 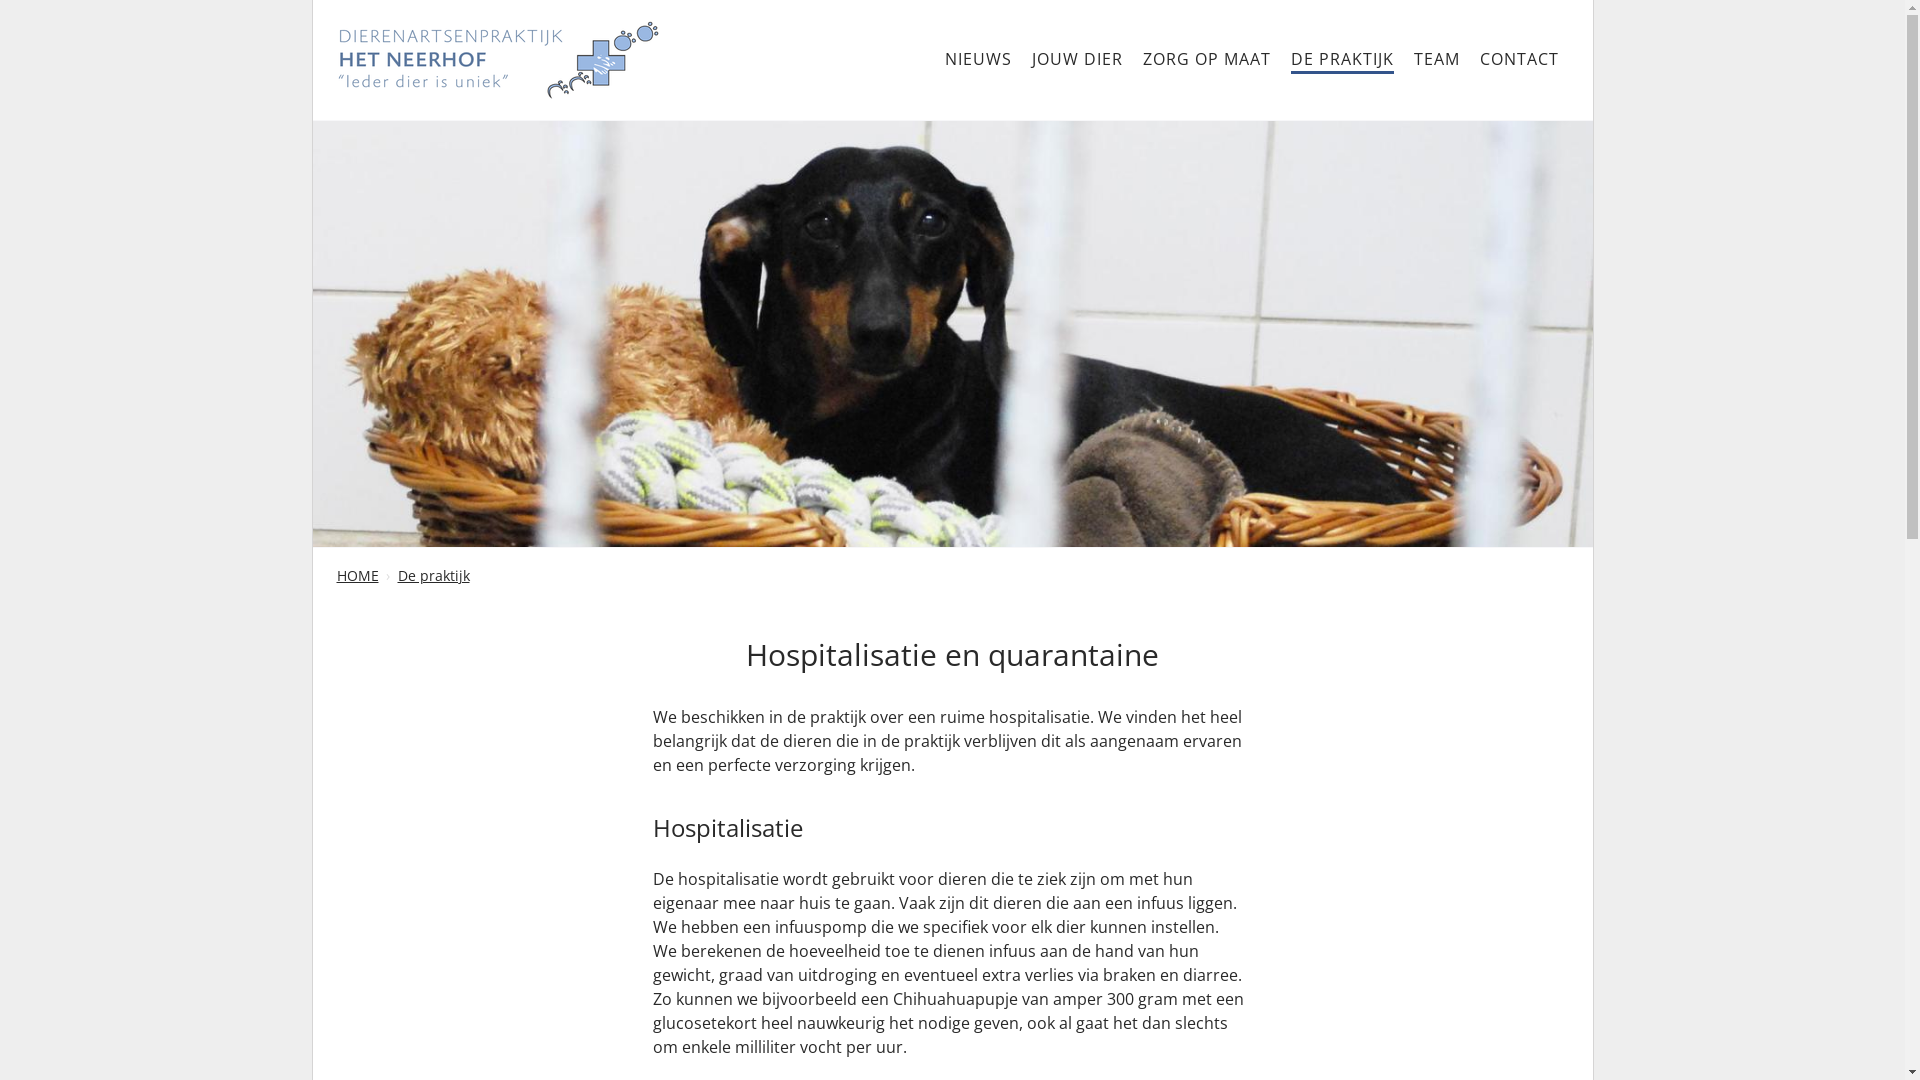 I want to click on 'CONTACT', so click(x=1519, y=58).